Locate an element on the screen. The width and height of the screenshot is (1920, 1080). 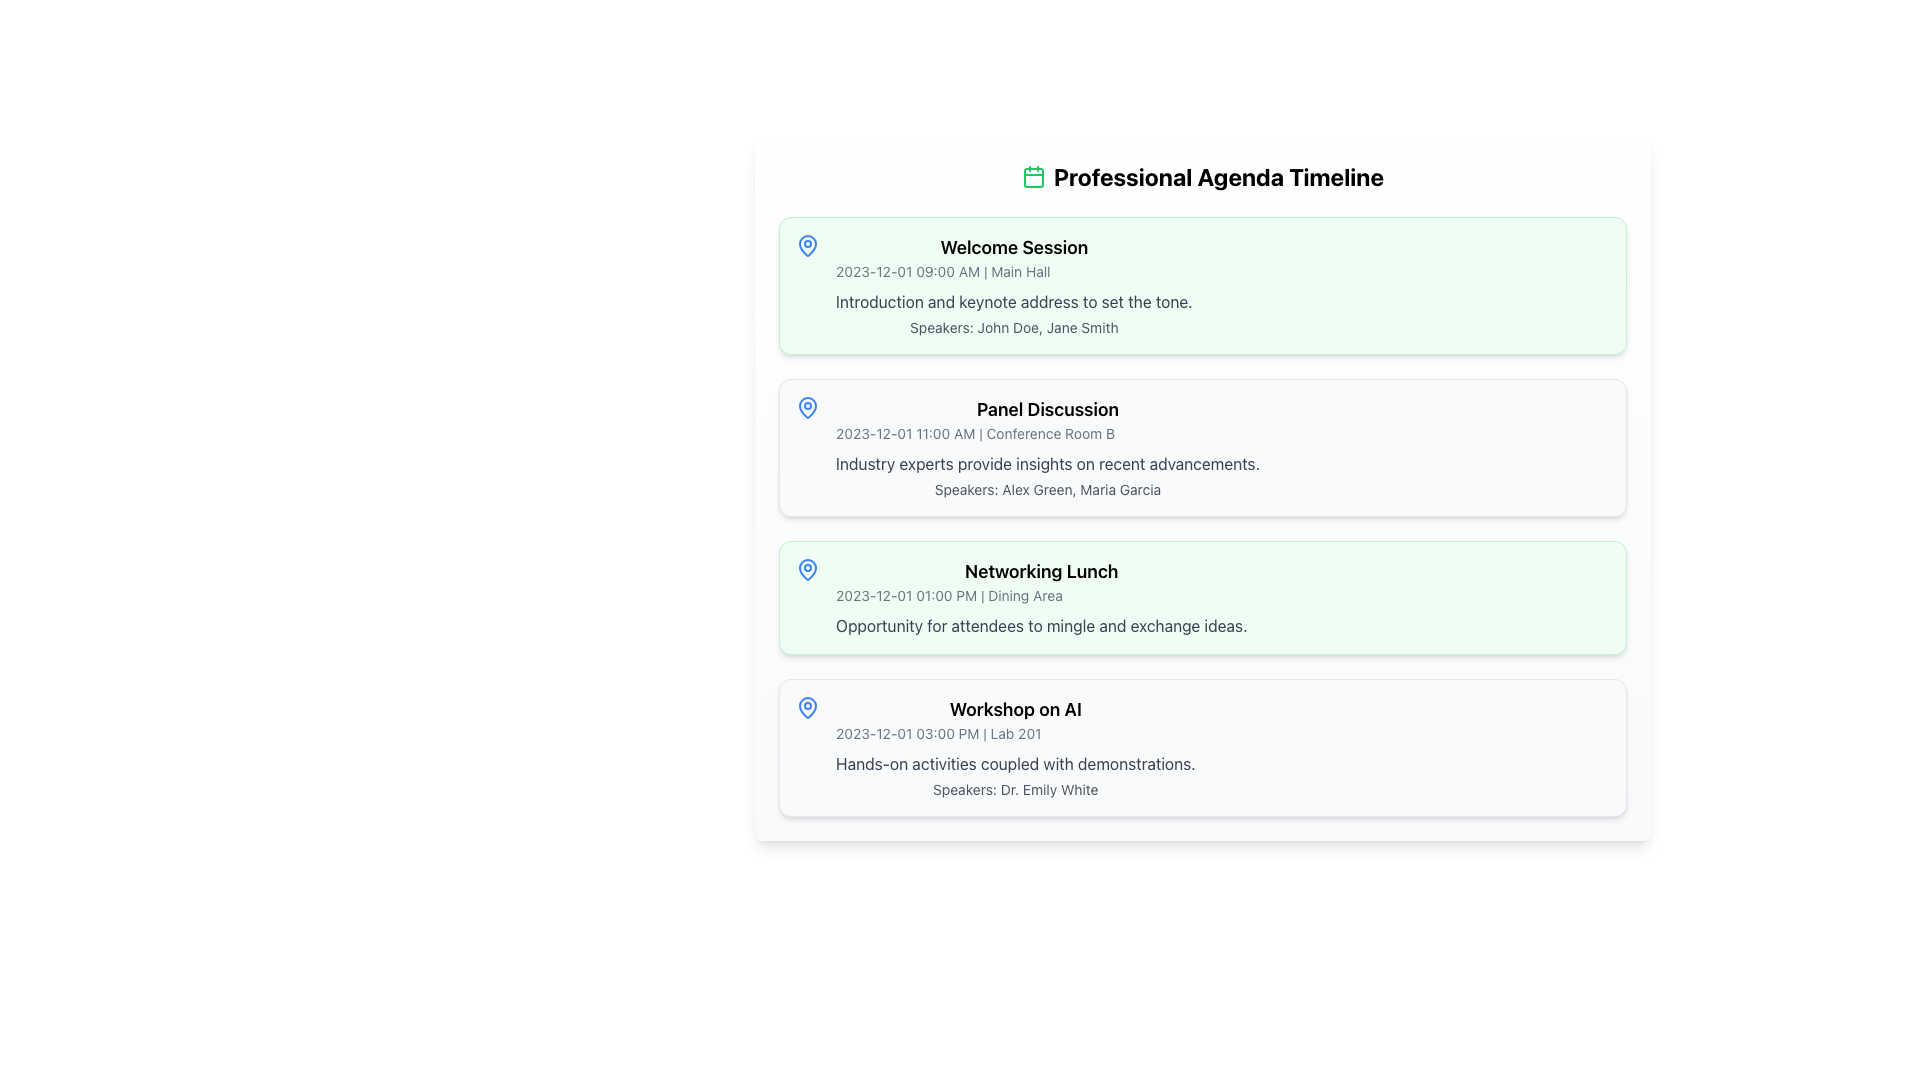
the decorative location icon in the top-left corner of the 'Networking Lunch' event block within the 'Professional Agenda Timeline', which visually indicates location information for the associated event is located at coordinates (807, 570).